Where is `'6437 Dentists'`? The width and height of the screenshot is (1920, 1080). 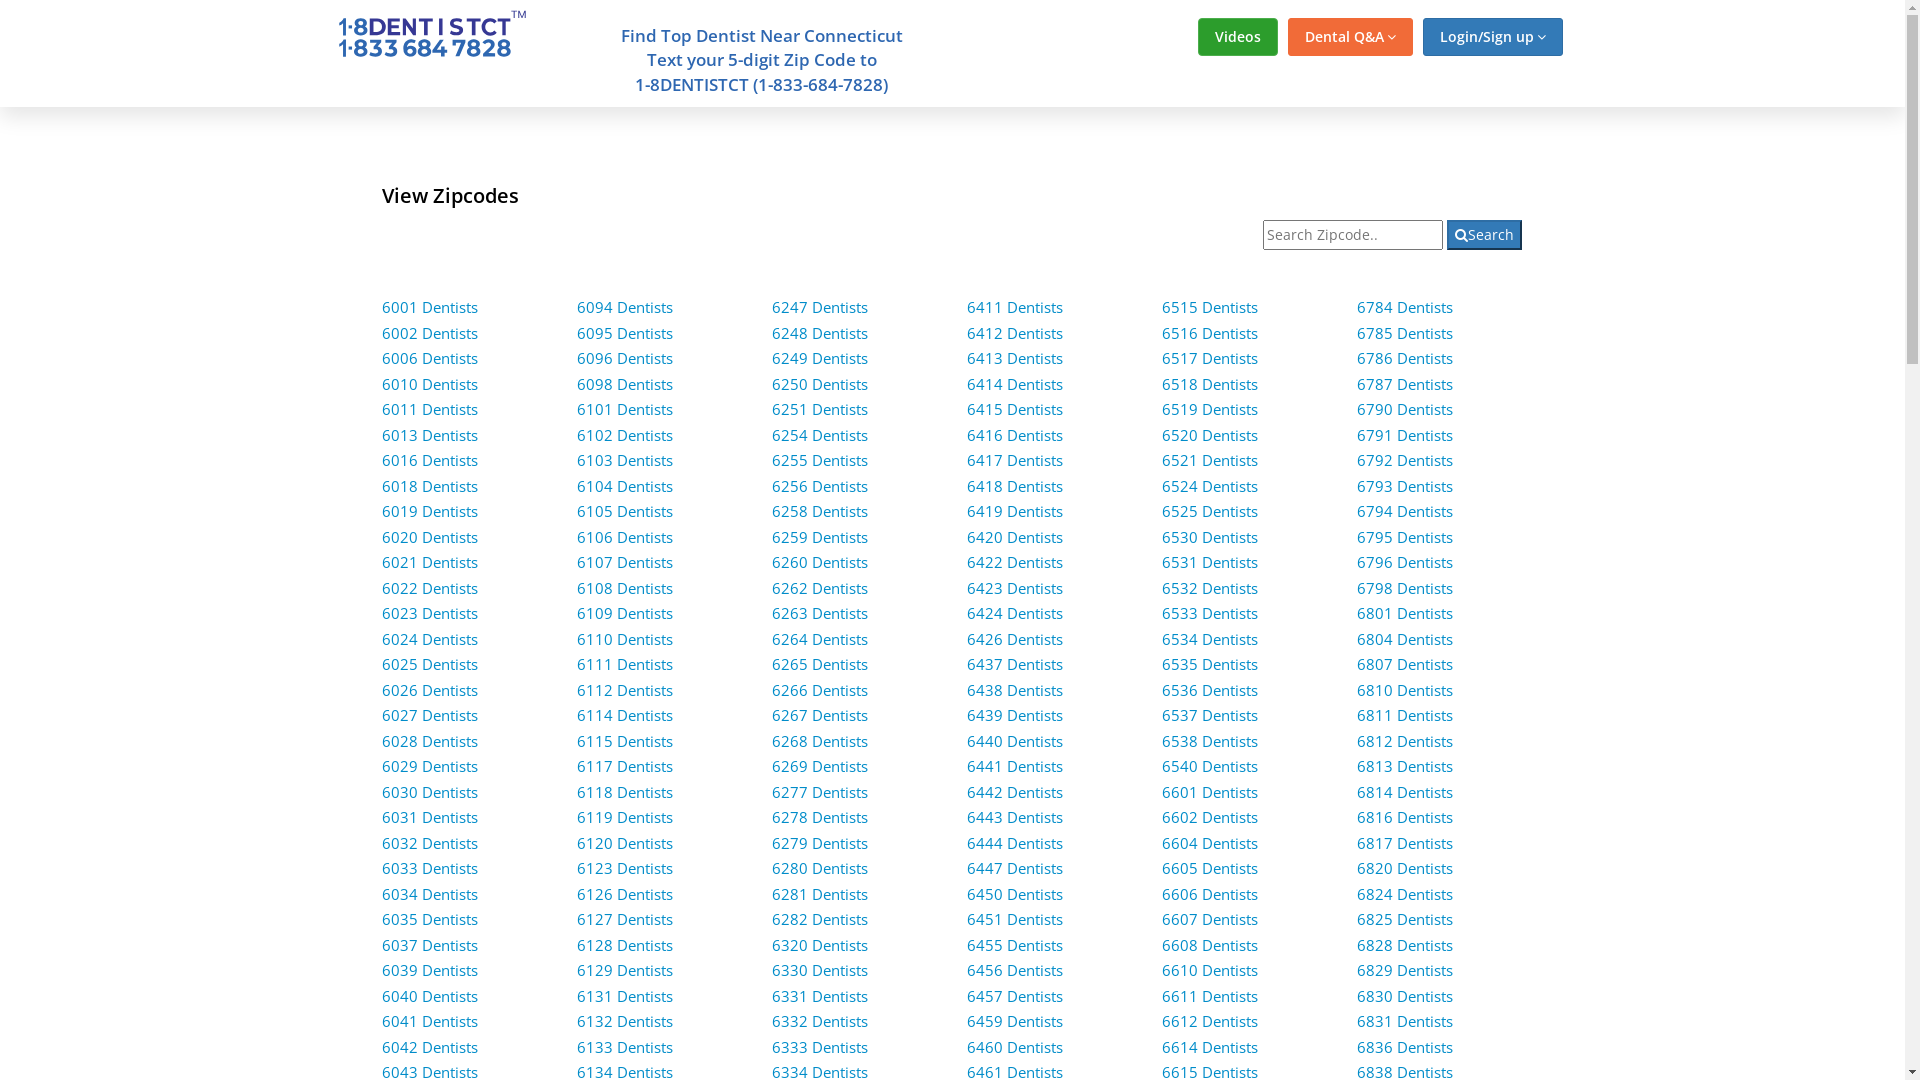
'6437 Dentists' is located at coordinates (1014, 663).